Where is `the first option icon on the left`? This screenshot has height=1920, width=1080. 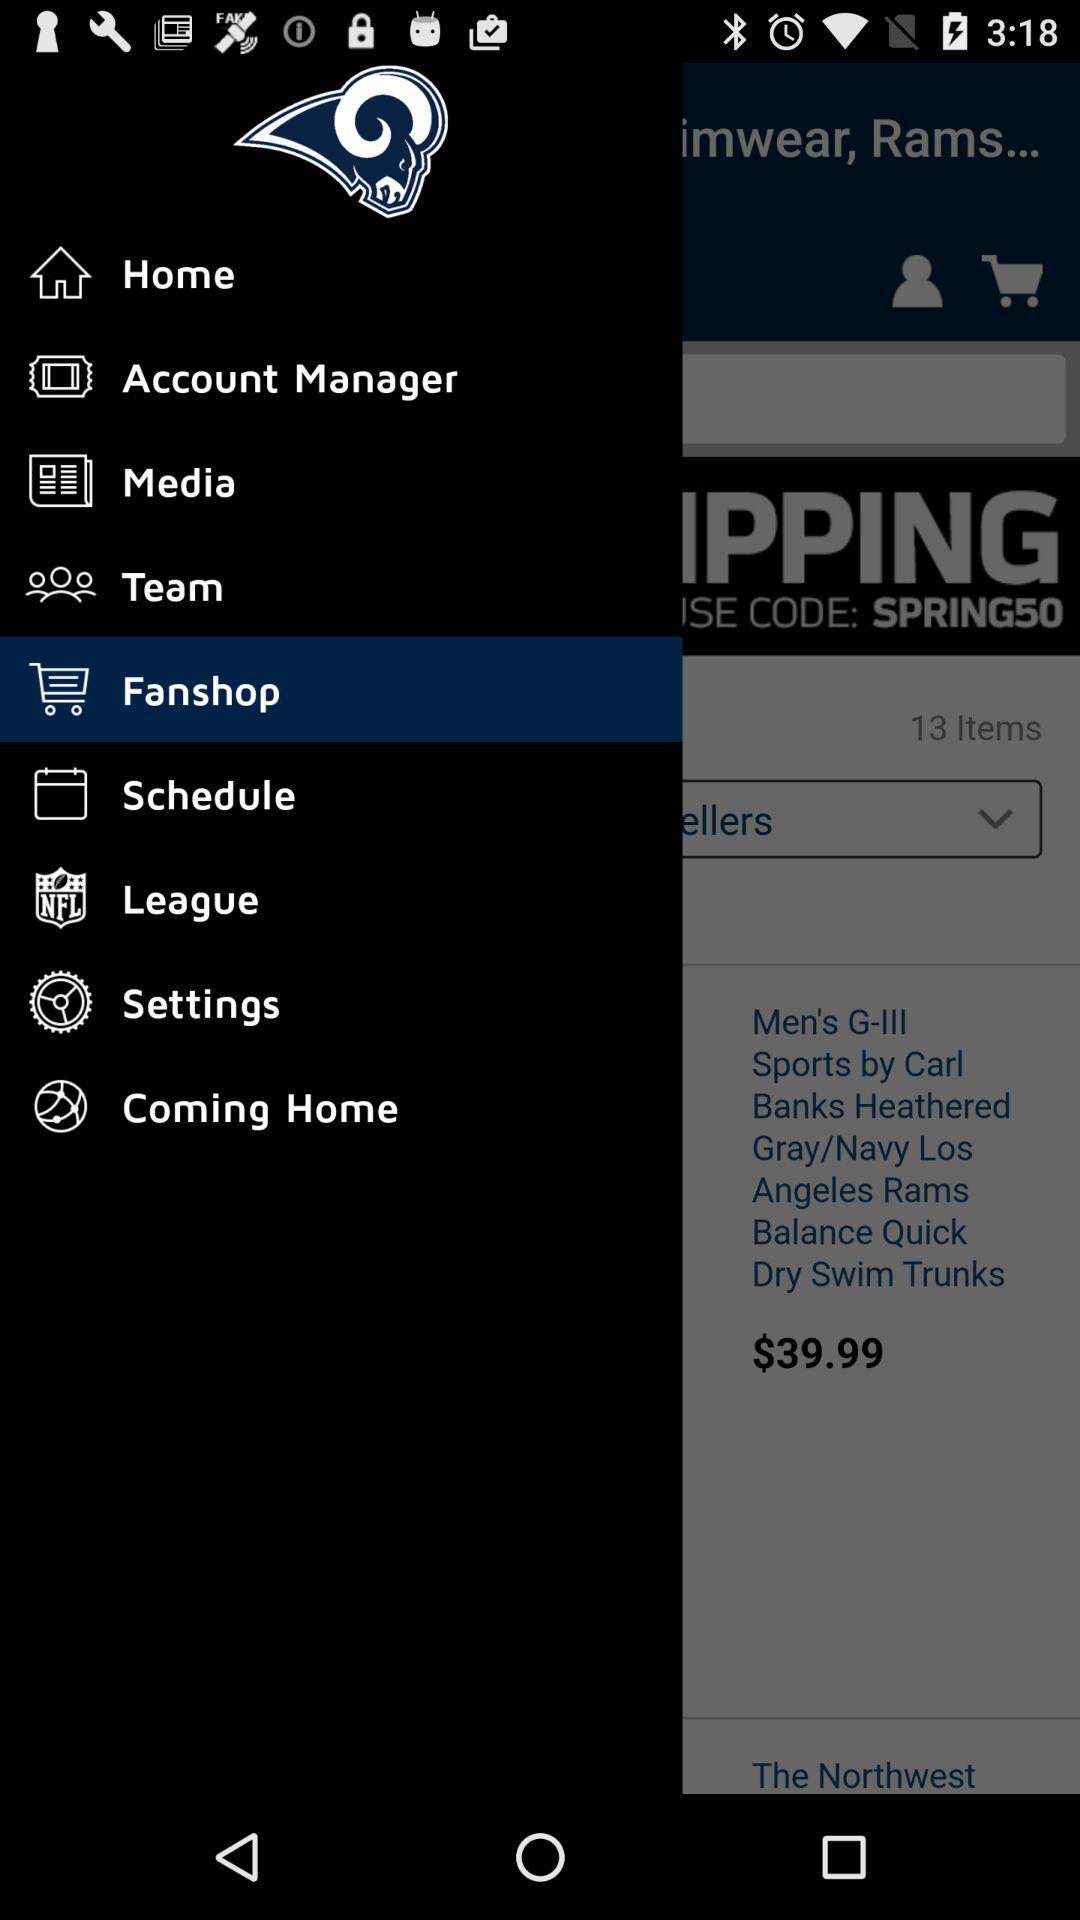
the first option icon on the left is located at coordinates (60, 271).